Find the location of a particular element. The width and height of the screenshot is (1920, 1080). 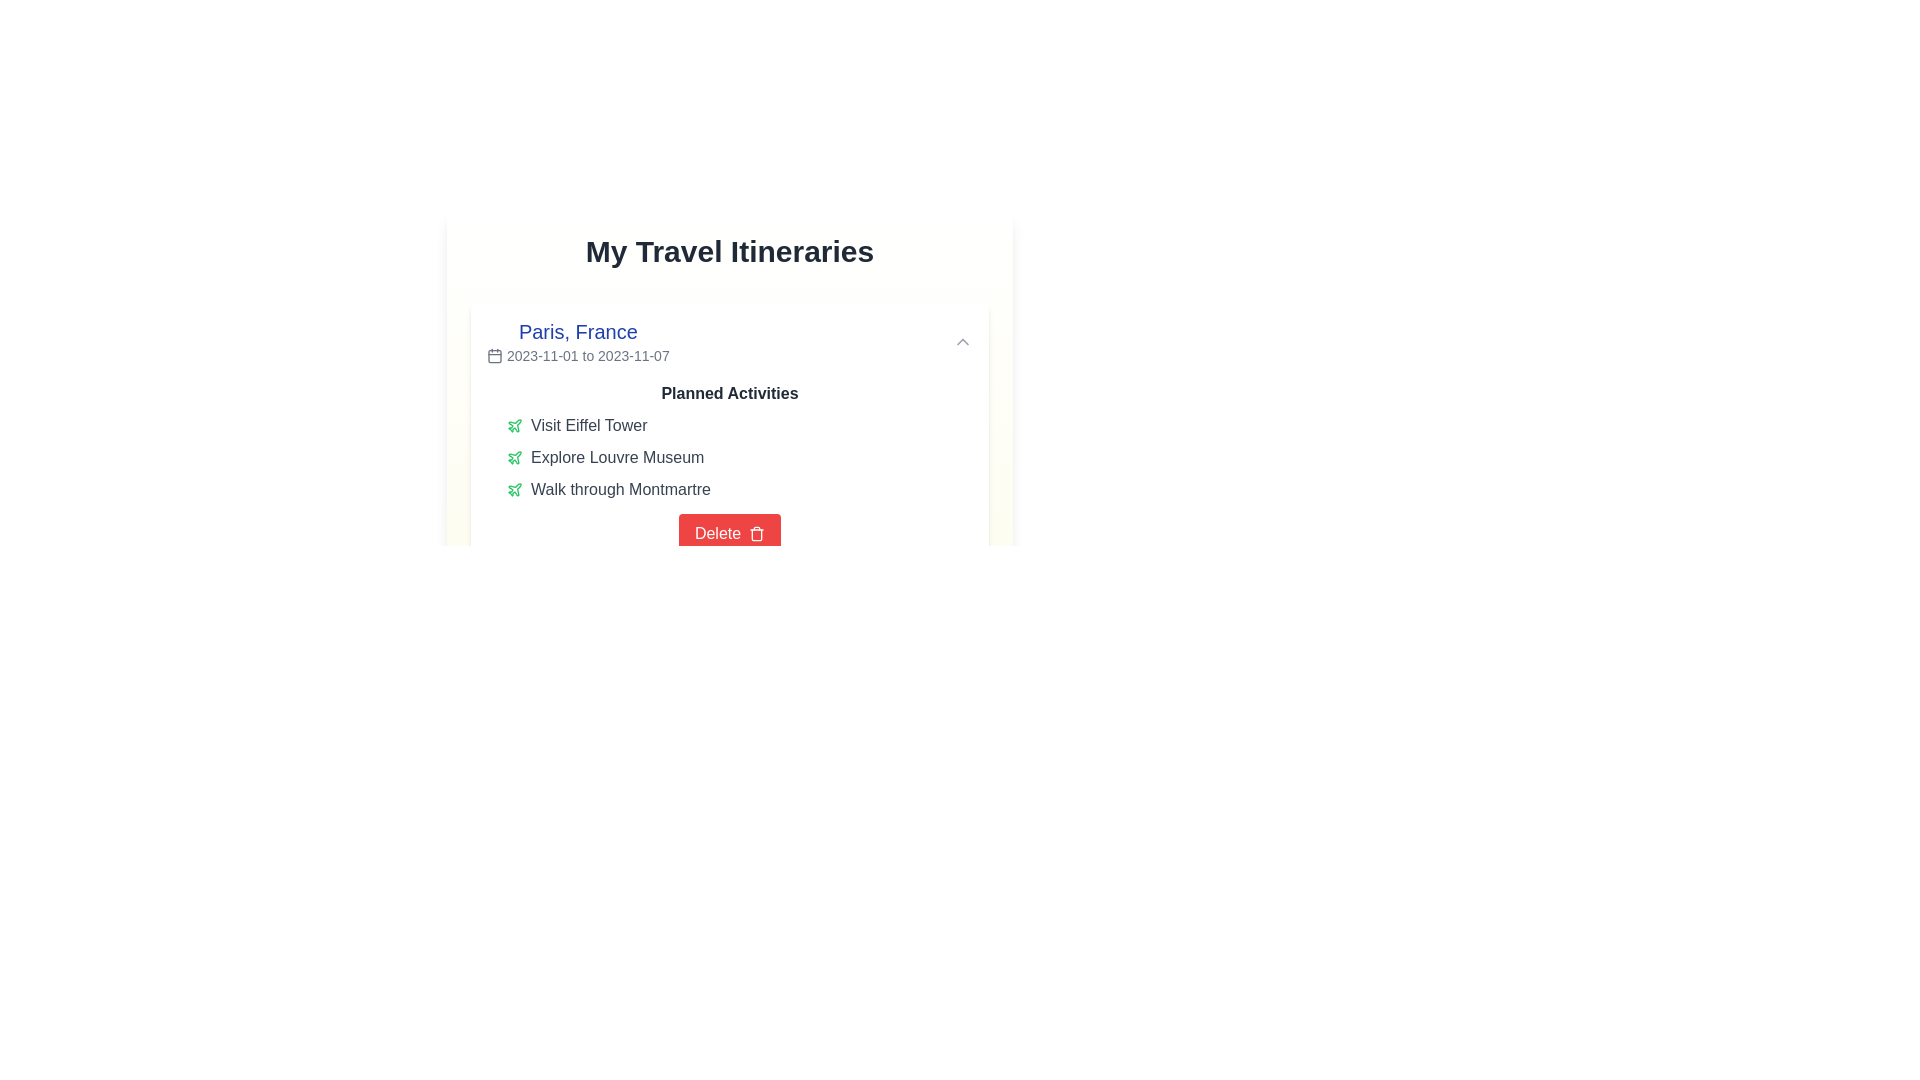

the Text component describing the travel itinerary for 'Paris, France' located in the 'My Travel Itineraries' section by clicking on it to interact with surrounding elements is located at coordinates (577, 341).